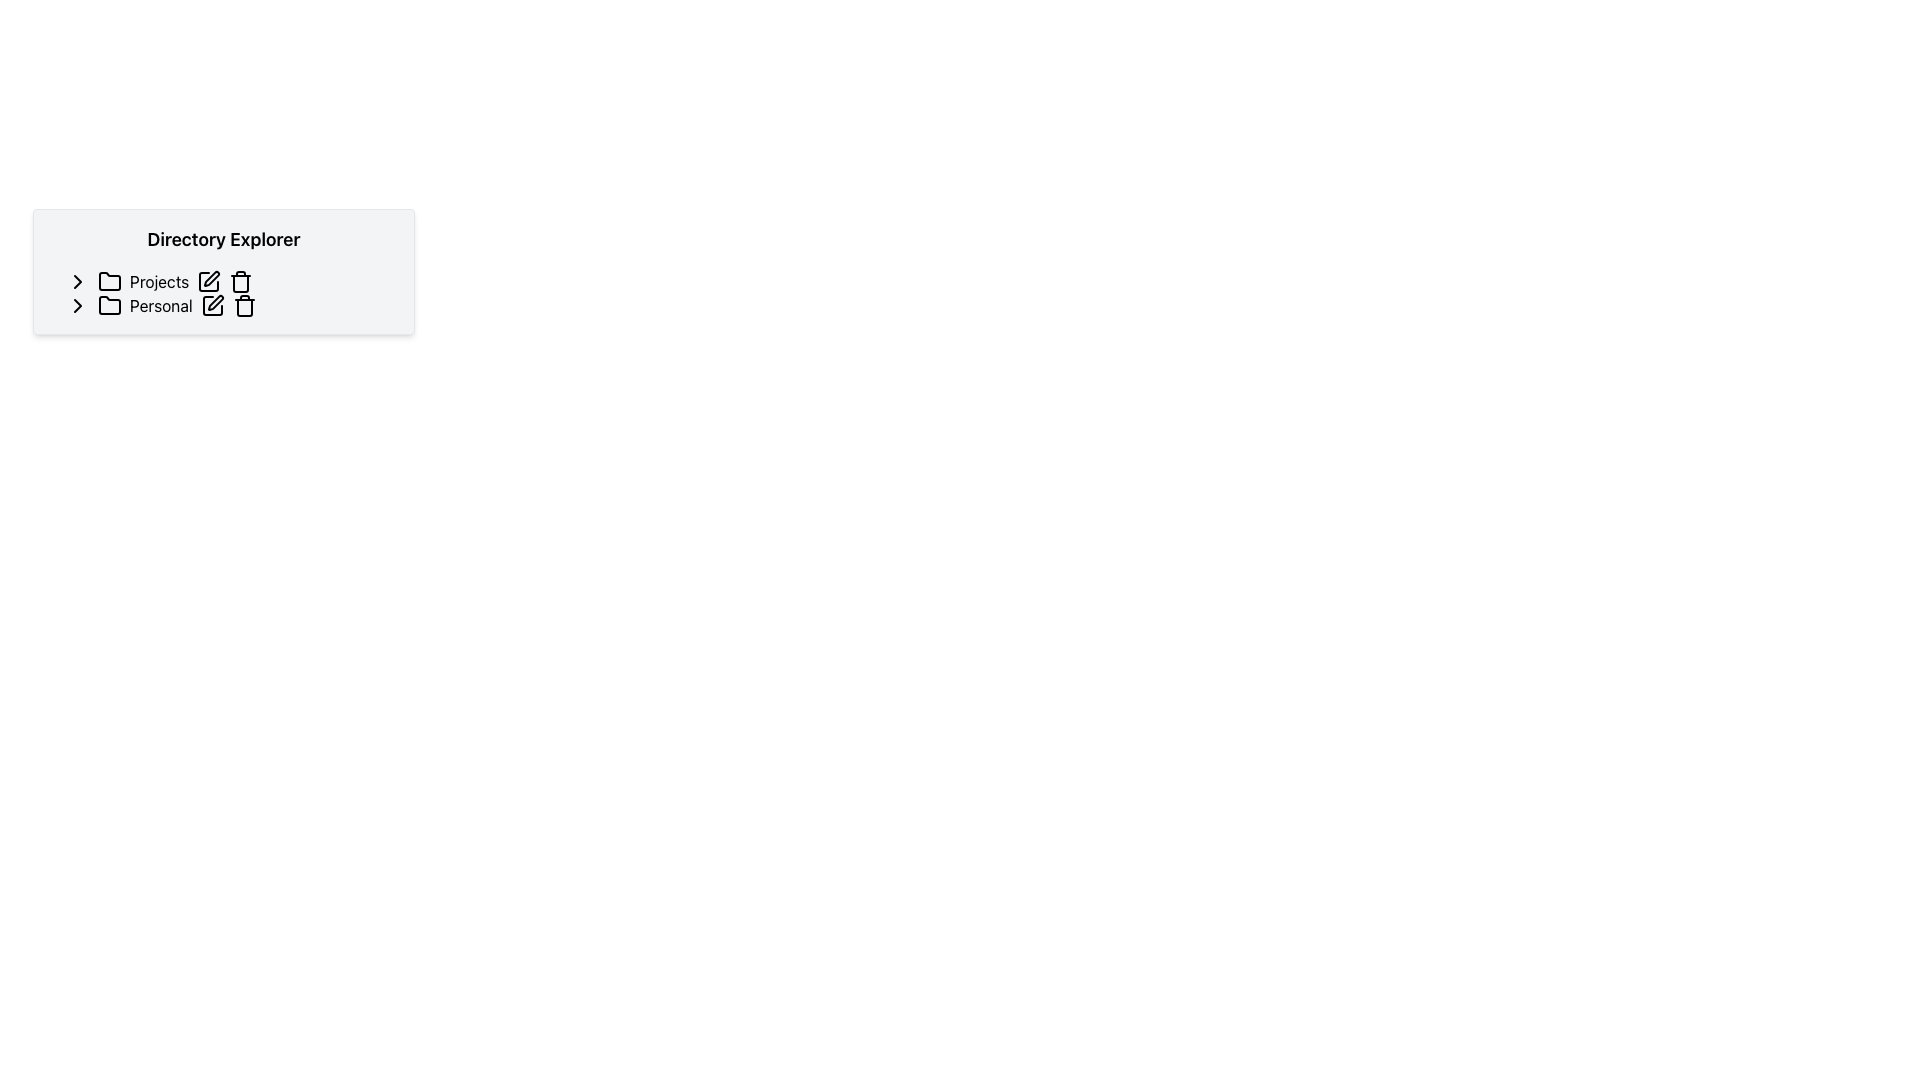  I want to click on the Icon Button located to the right of the 'Projects' label in the directory explorer, so click(209, 281).